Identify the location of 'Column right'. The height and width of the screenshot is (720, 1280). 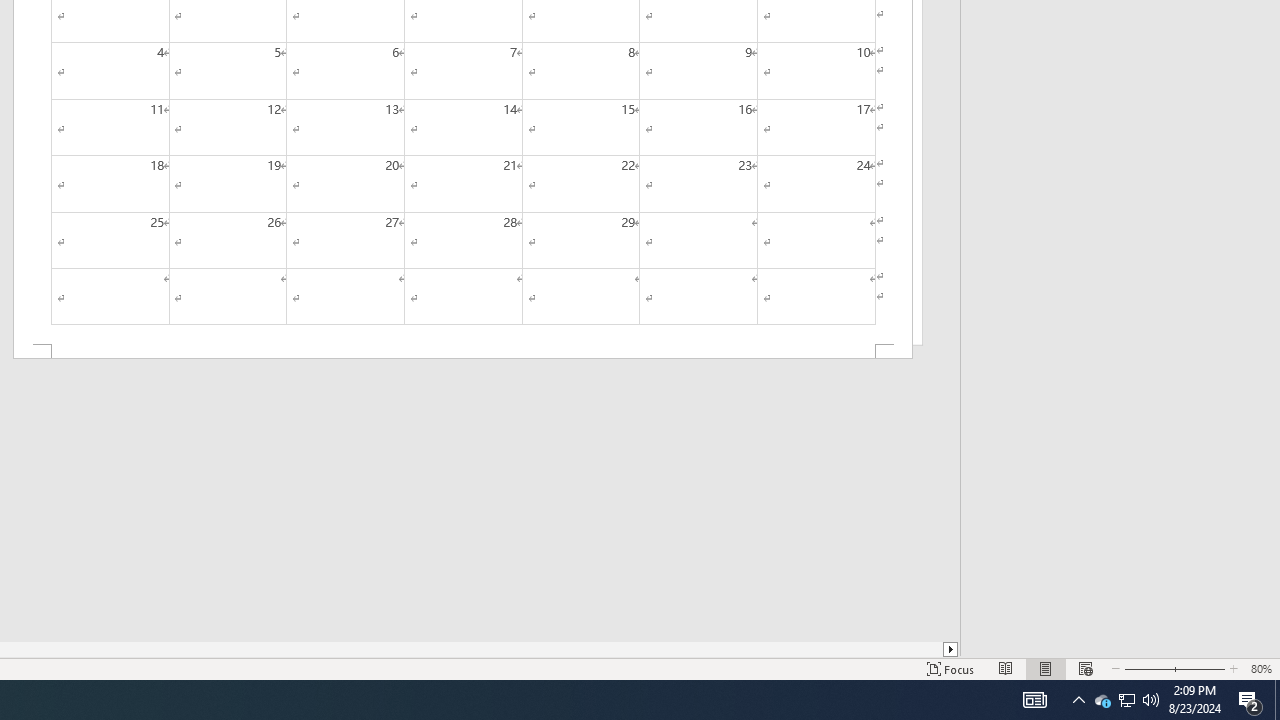
(950, 649).